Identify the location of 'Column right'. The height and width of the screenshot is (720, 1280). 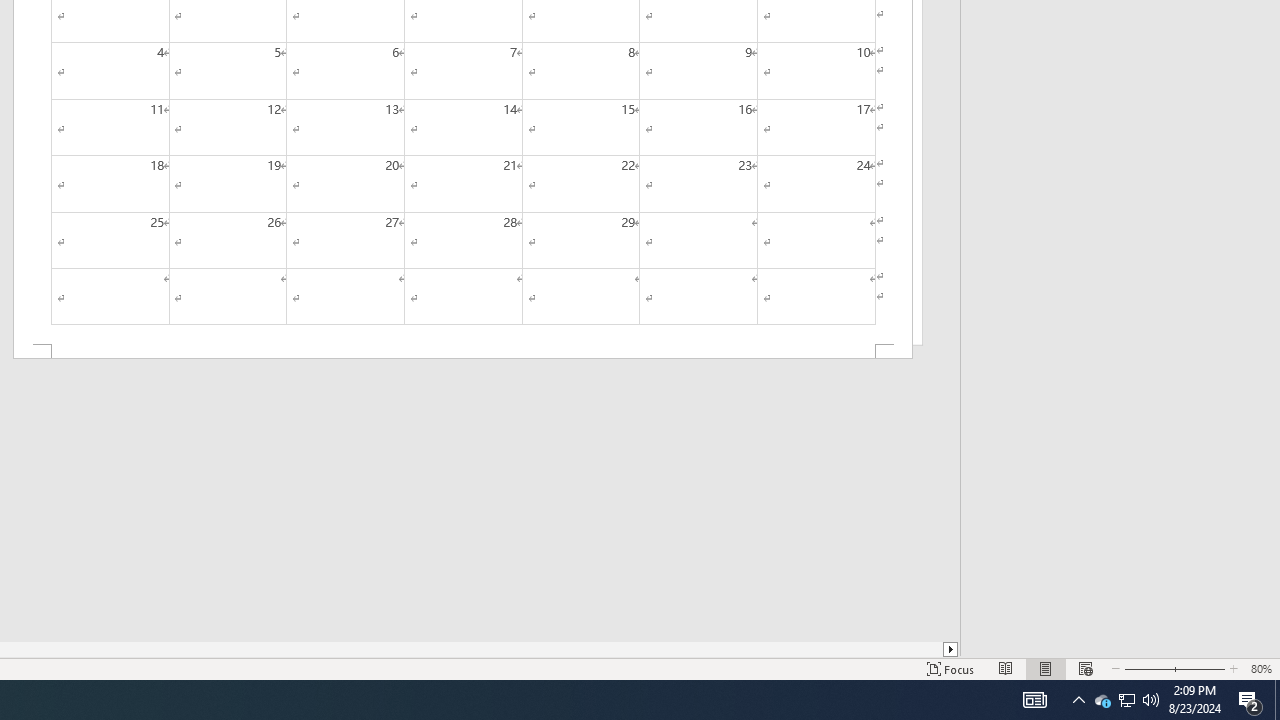
(950, 649).